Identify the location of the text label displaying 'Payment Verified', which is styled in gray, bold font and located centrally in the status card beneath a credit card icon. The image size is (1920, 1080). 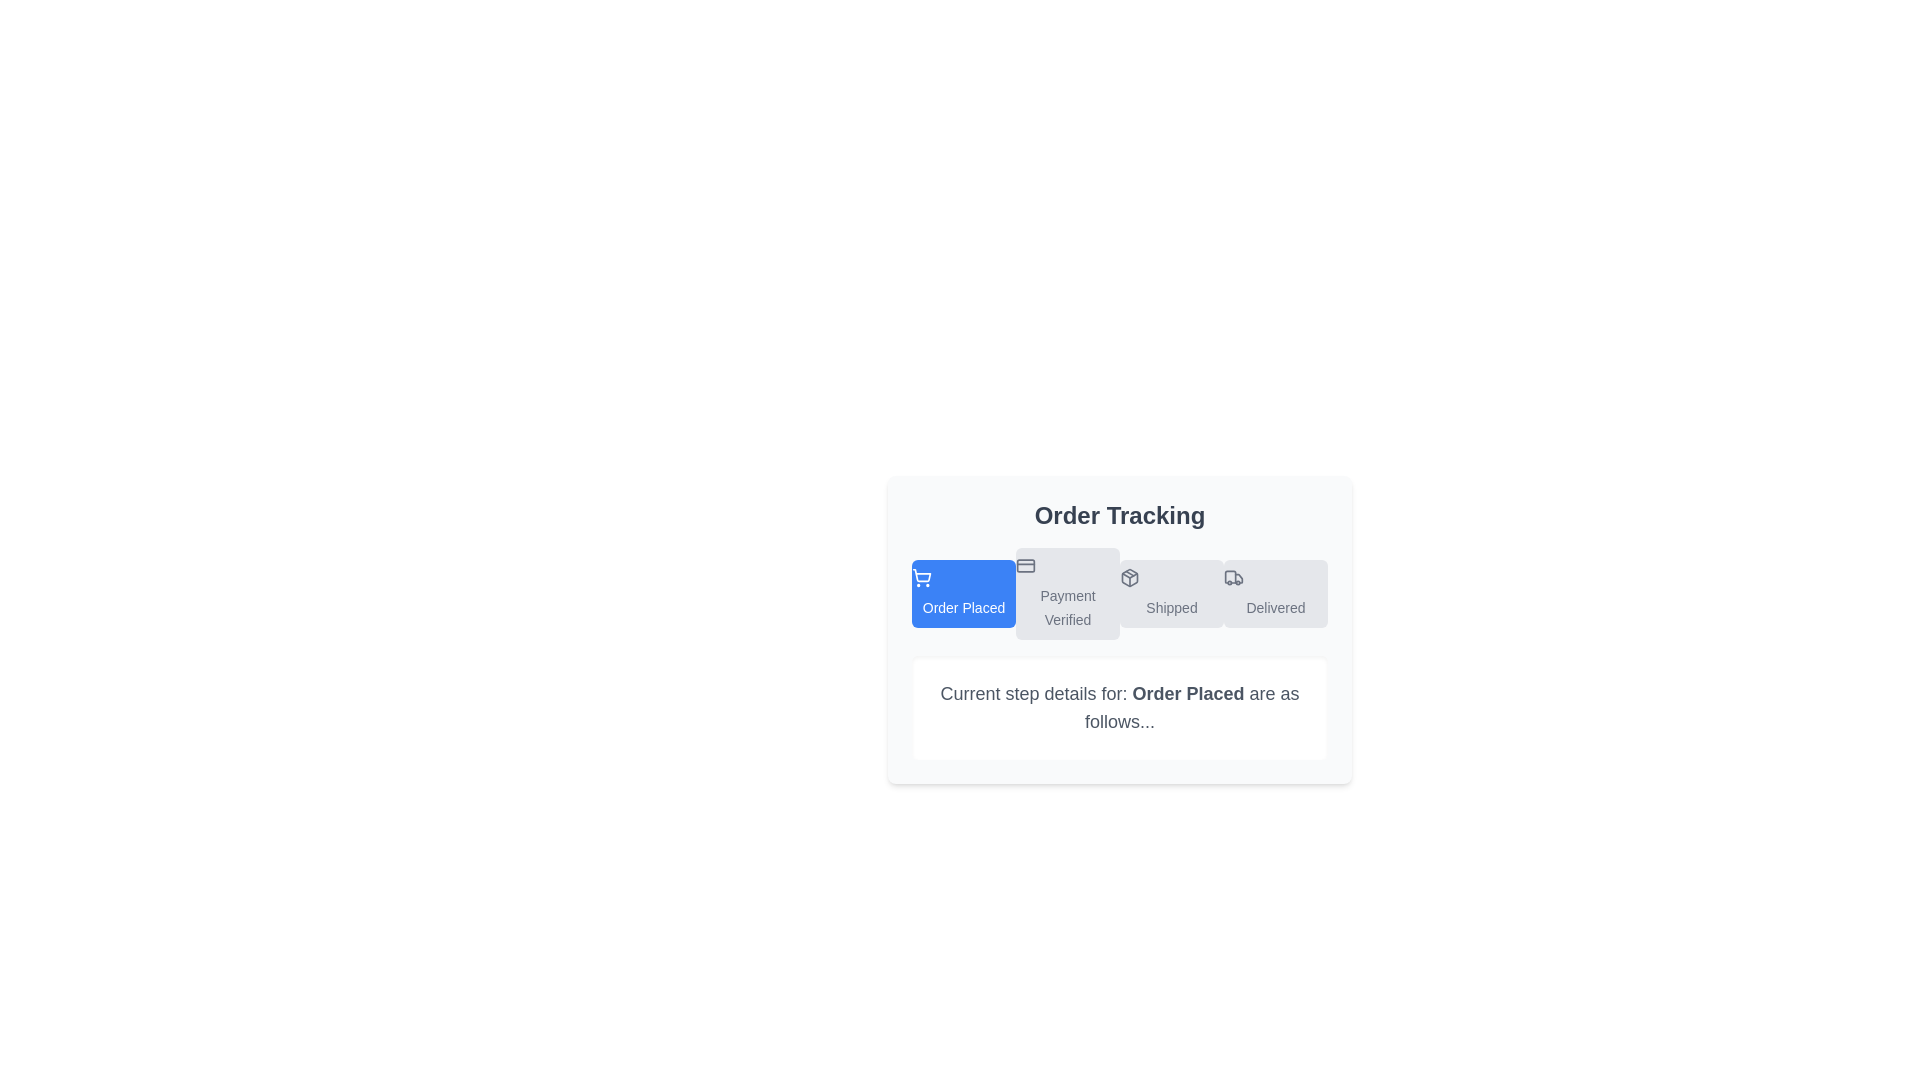
(1067, 607).